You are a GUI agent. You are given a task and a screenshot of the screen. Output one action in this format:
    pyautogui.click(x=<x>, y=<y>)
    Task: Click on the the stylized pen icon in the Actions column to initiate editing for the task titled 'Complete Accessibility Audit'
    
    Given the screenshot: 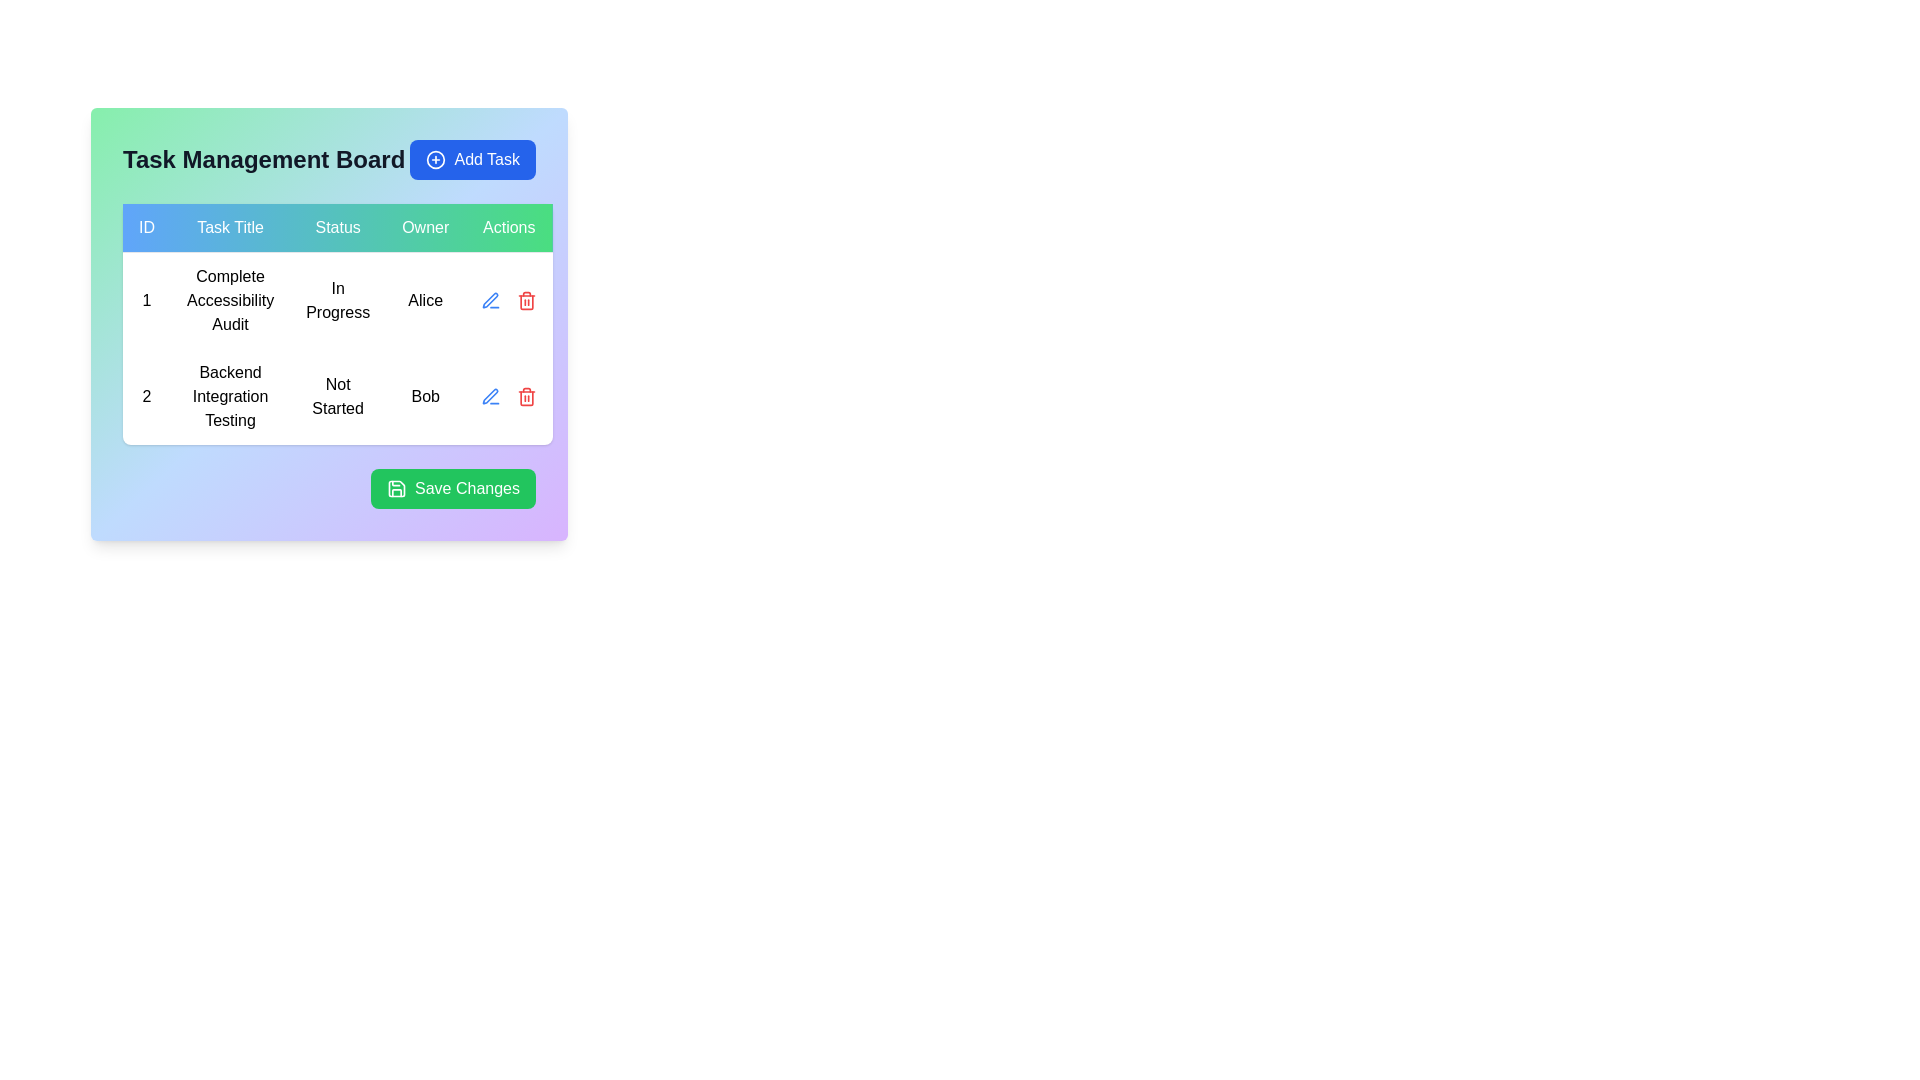 What is the action you would take?
    pyautogui.click(x=490, y=300)
    